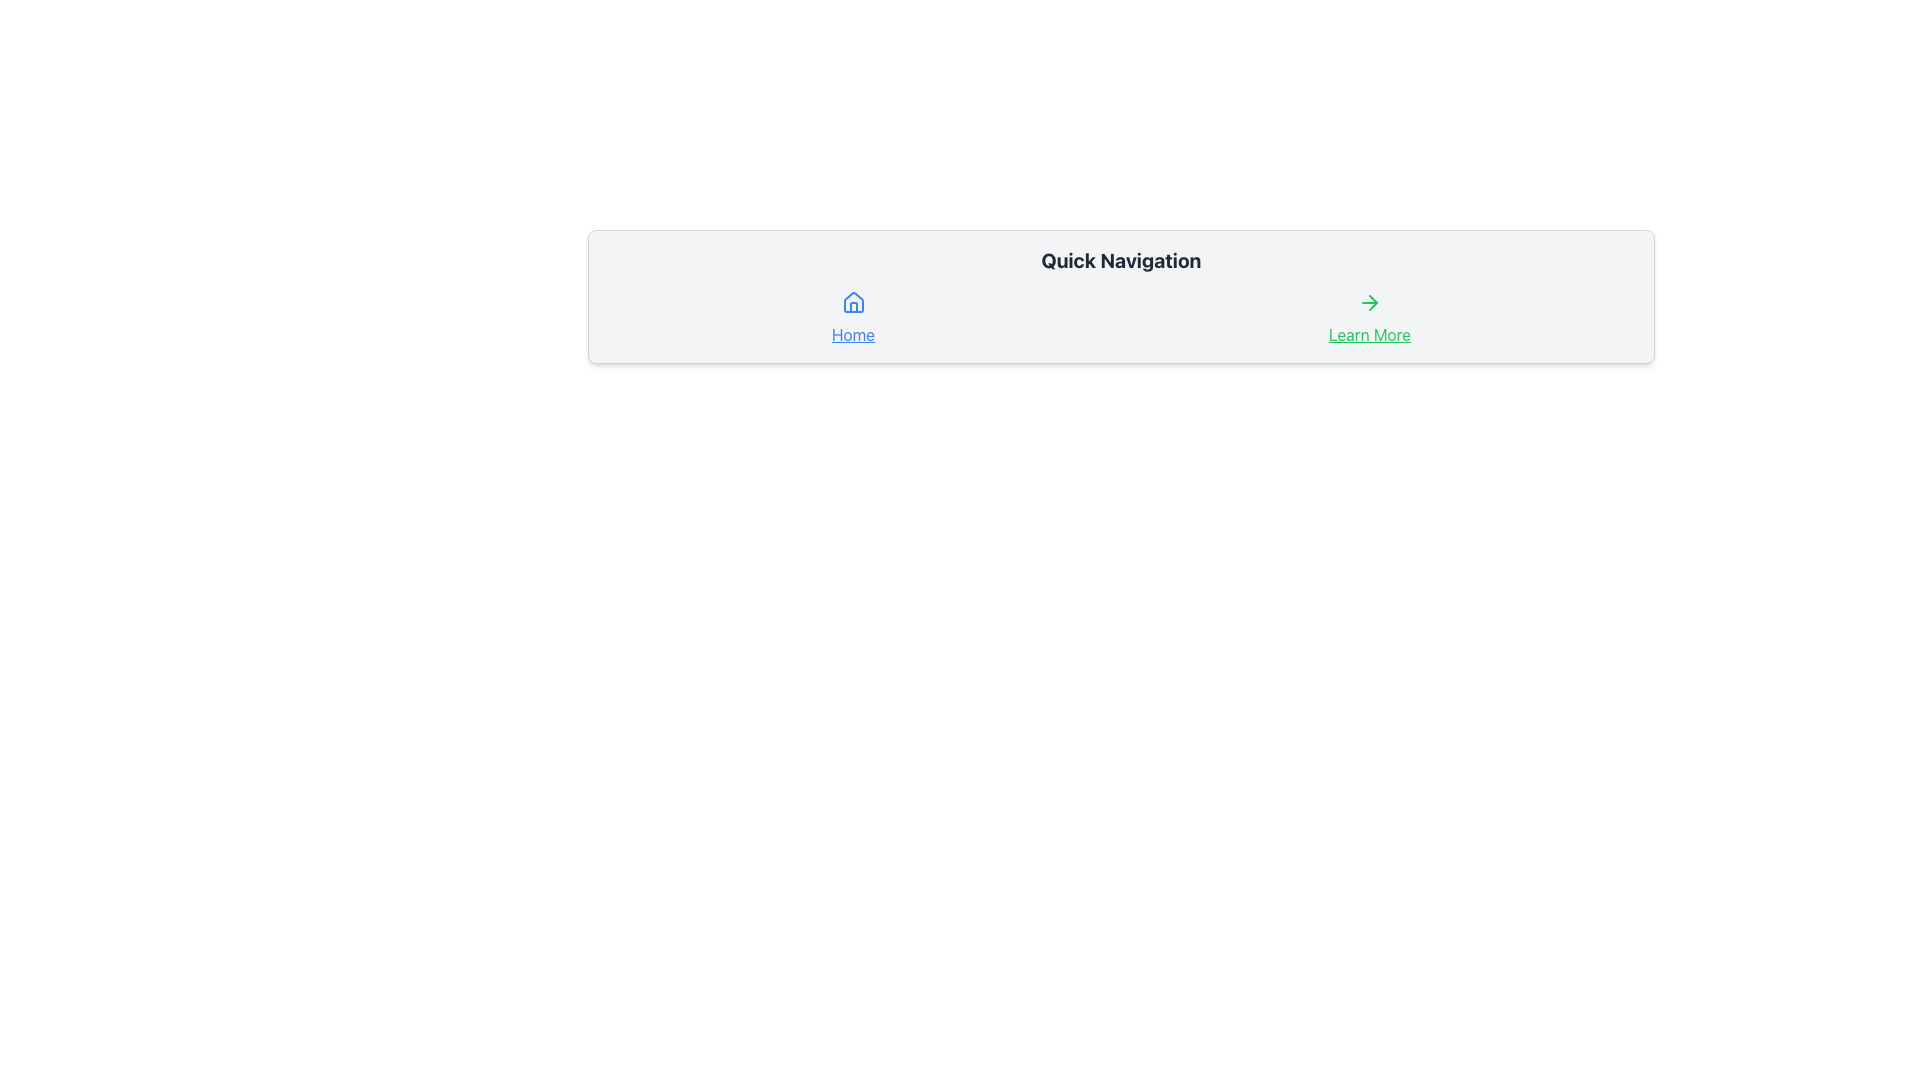 This screenshot has height=1080, width=1920. I want to click on the blue house-shaped icon in the Quick Navigation section, so click(853, 303).